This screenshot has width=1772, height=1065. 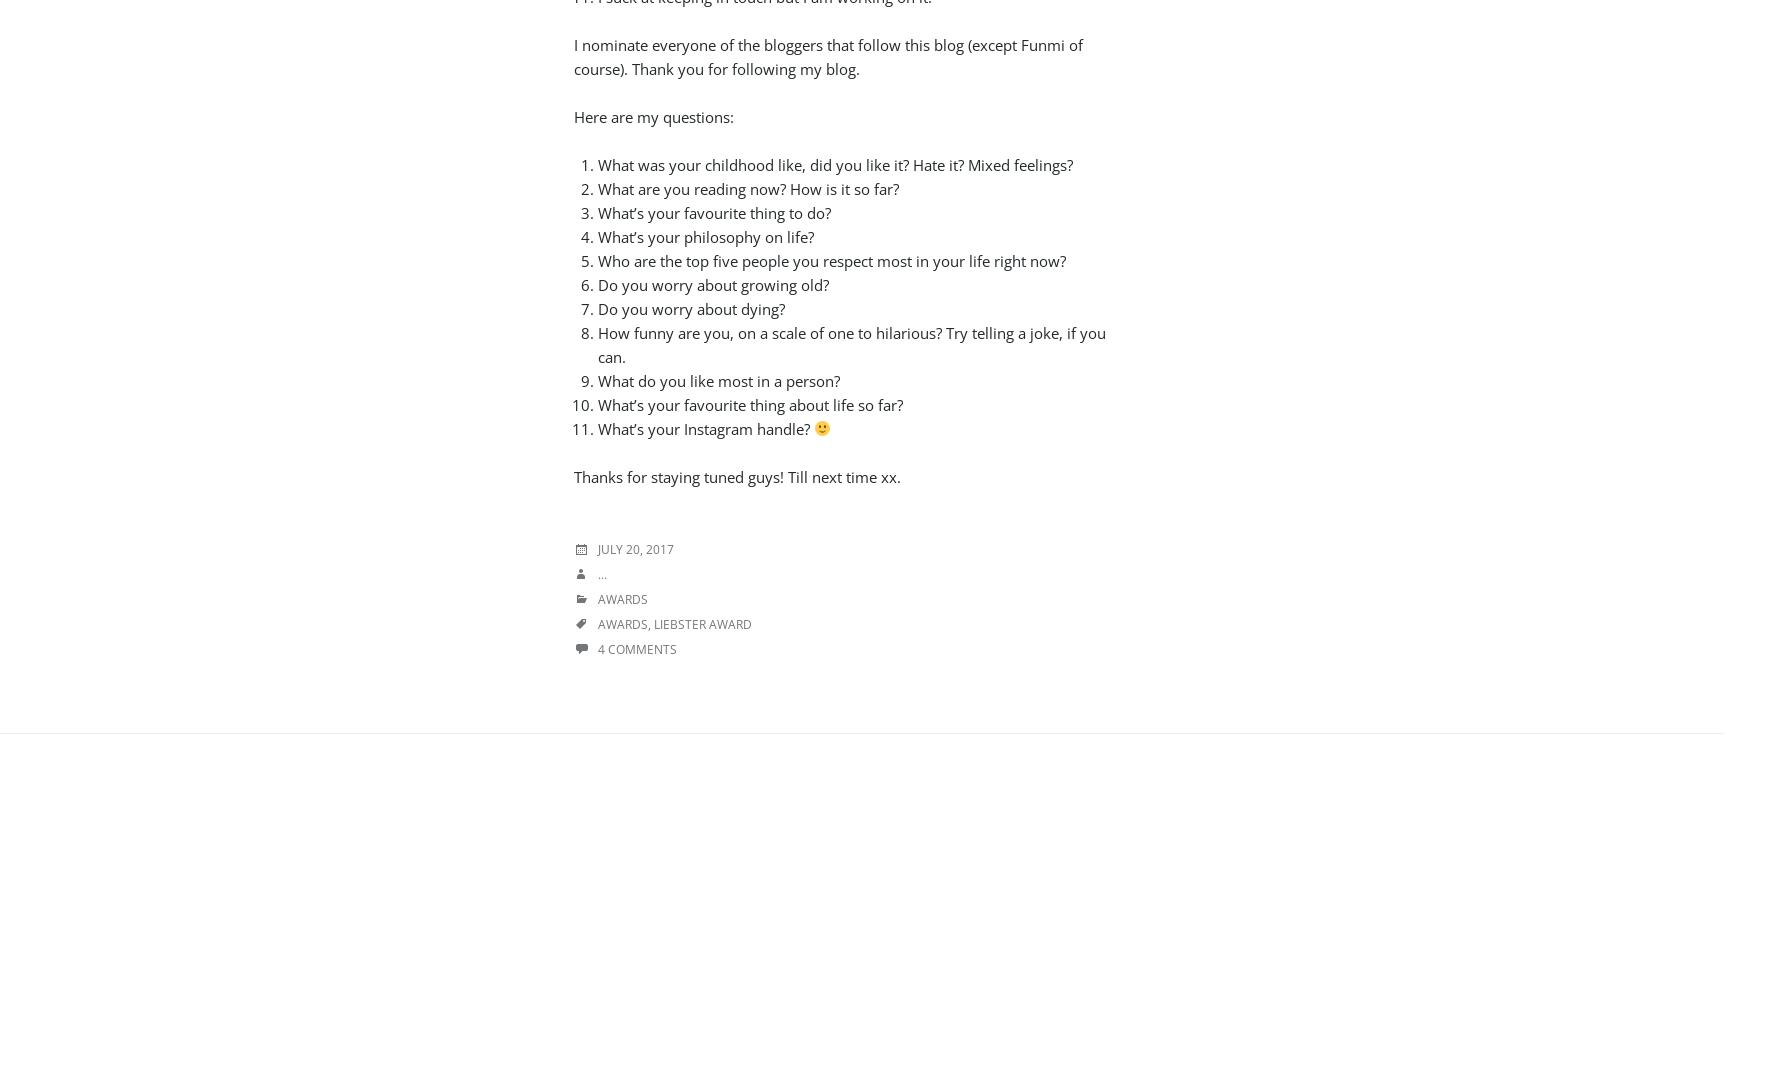 What do you see at coordinates (651, 623) in the screenshot?
I see `','` at bounding box center [651, 623].